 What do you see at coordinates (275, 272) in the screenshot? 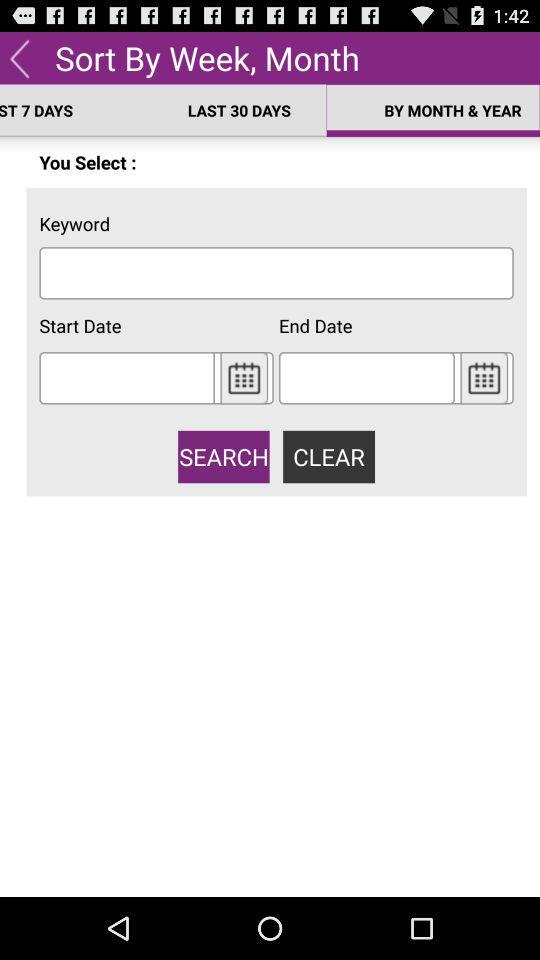
I see `search for keyword` at bounding box center [275, 272].